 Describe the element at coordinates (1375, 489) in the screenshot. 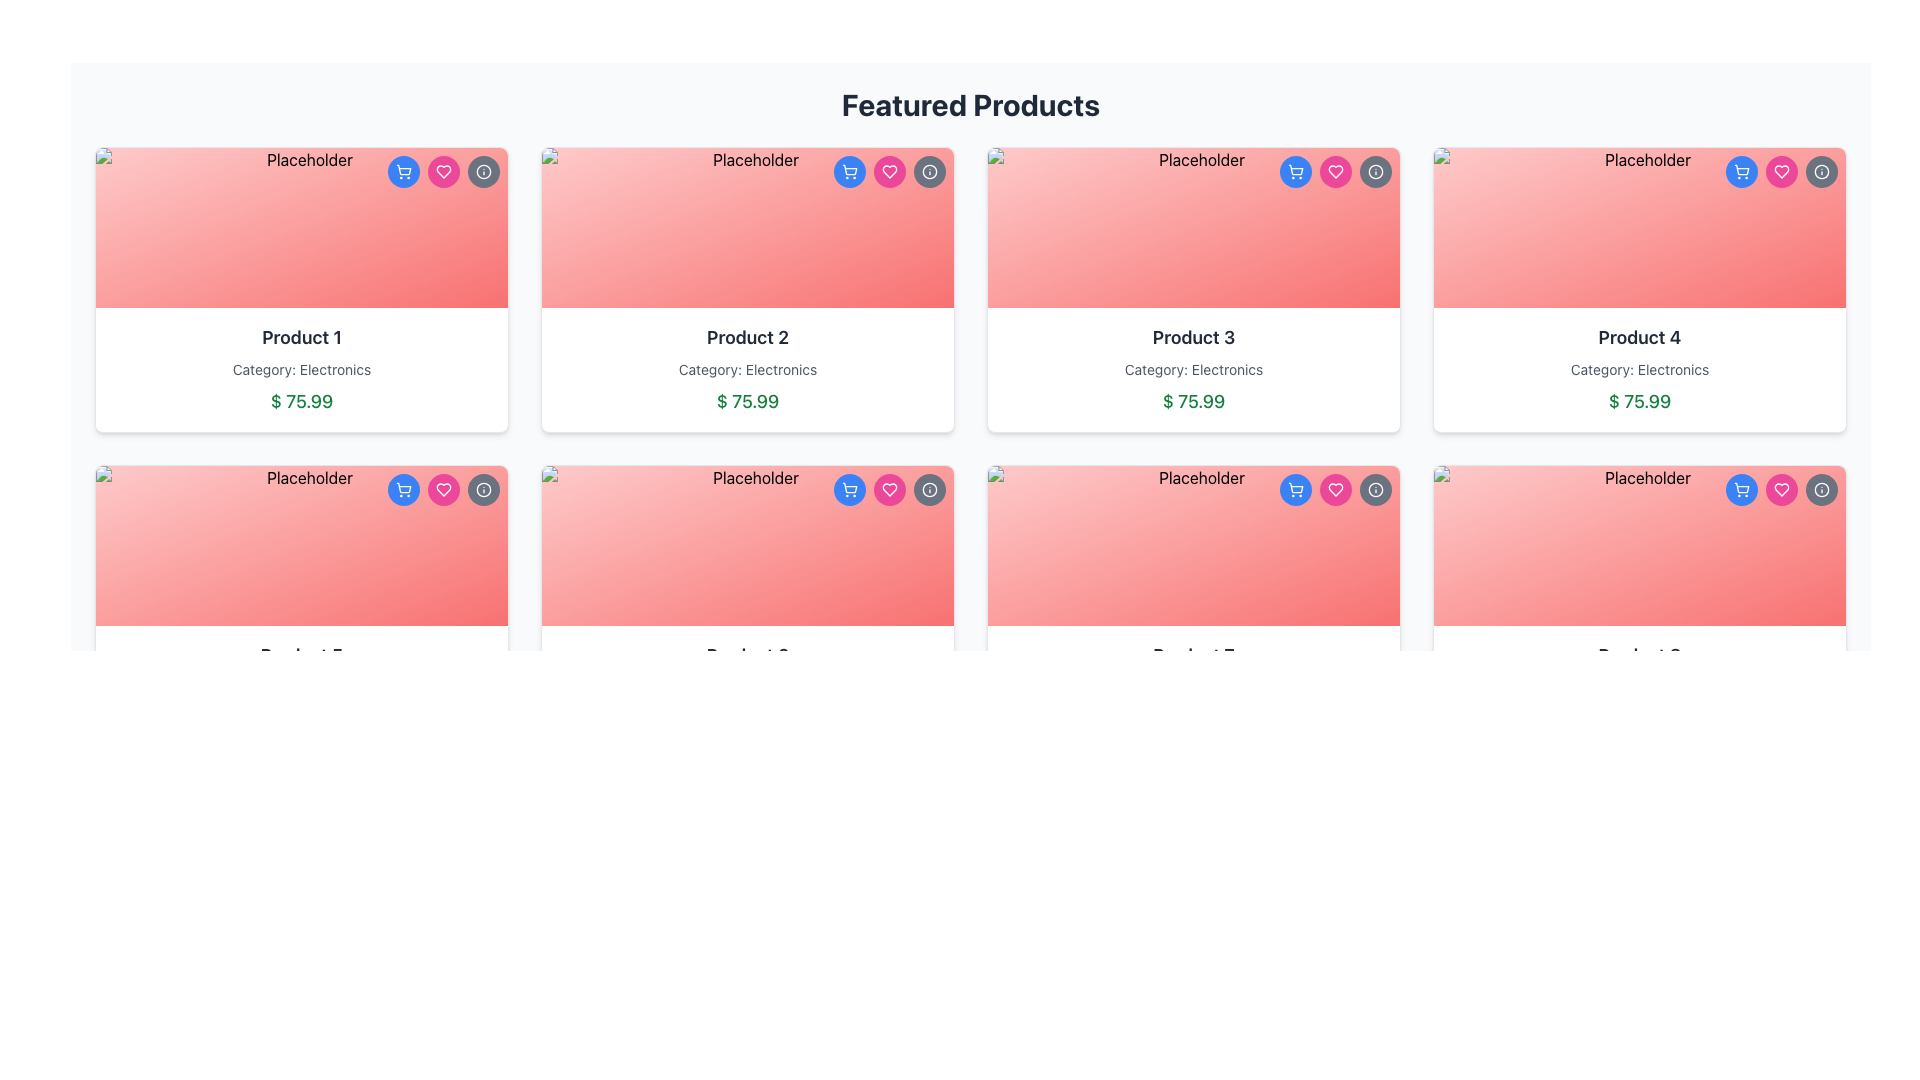

I see `the information button located in the upper-right corner of the product card for 'Product 3', which is the third button to the right of the heart-shaped button` at that location.